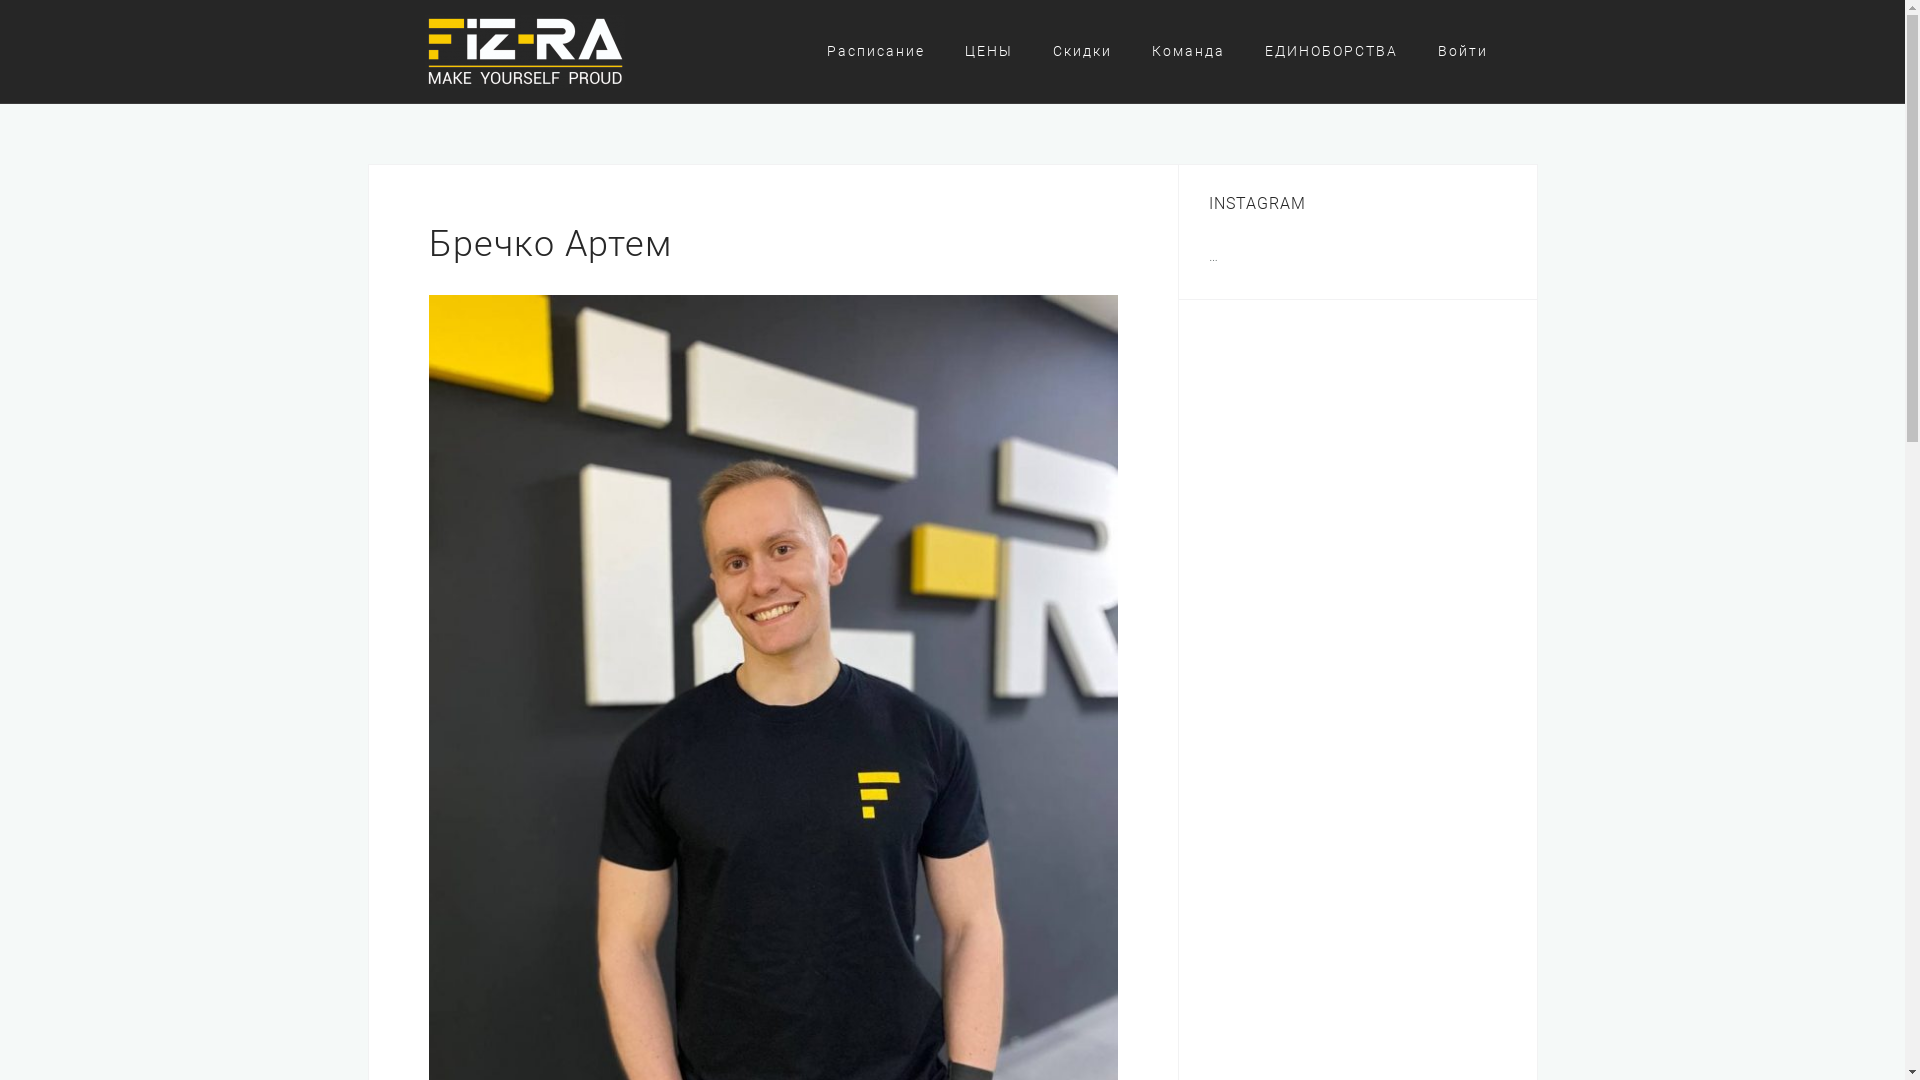 This screenshot has width=1920, height=1080. What do you see at coordinates (0, 0) in the screenshot?
I see `'Skip to content'` at bounding box center [0, 0].